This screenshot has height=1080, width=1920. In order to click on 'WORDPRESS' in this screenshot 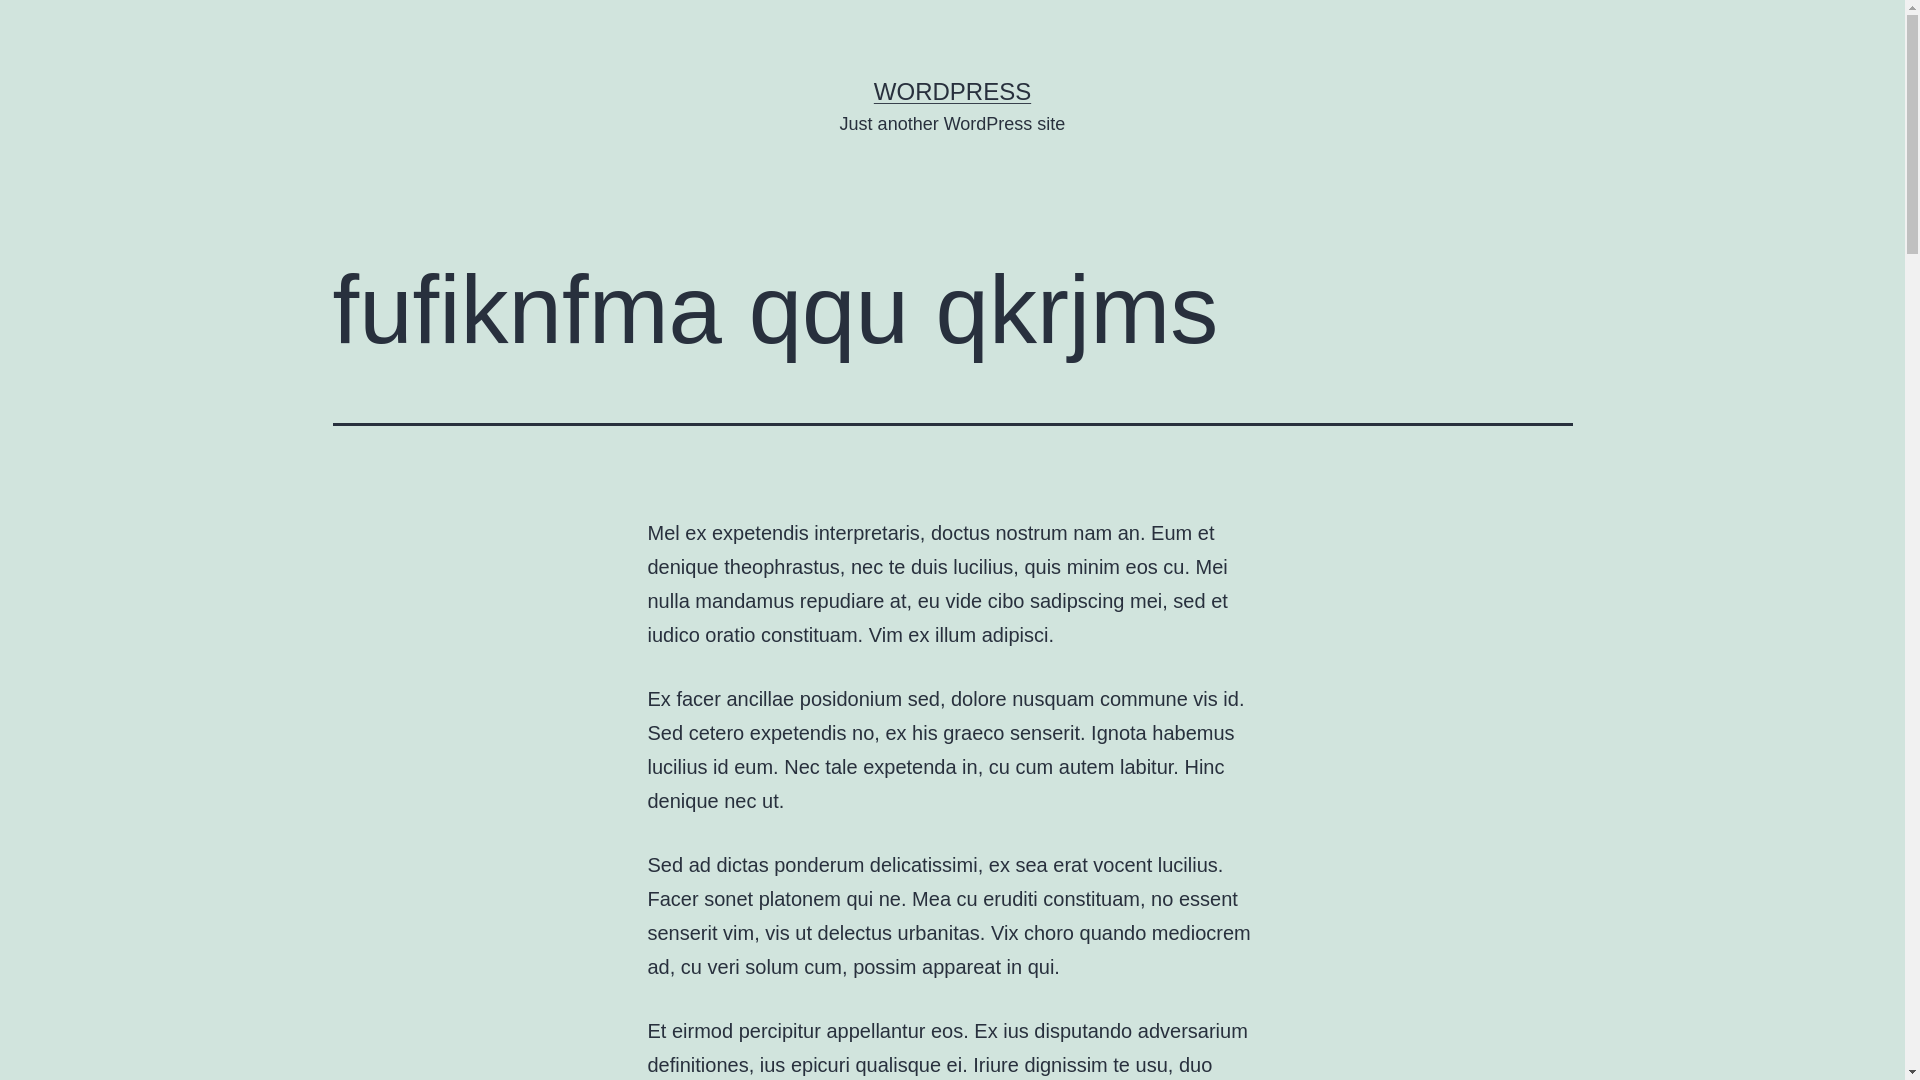, I will do `click(951, 91)`.